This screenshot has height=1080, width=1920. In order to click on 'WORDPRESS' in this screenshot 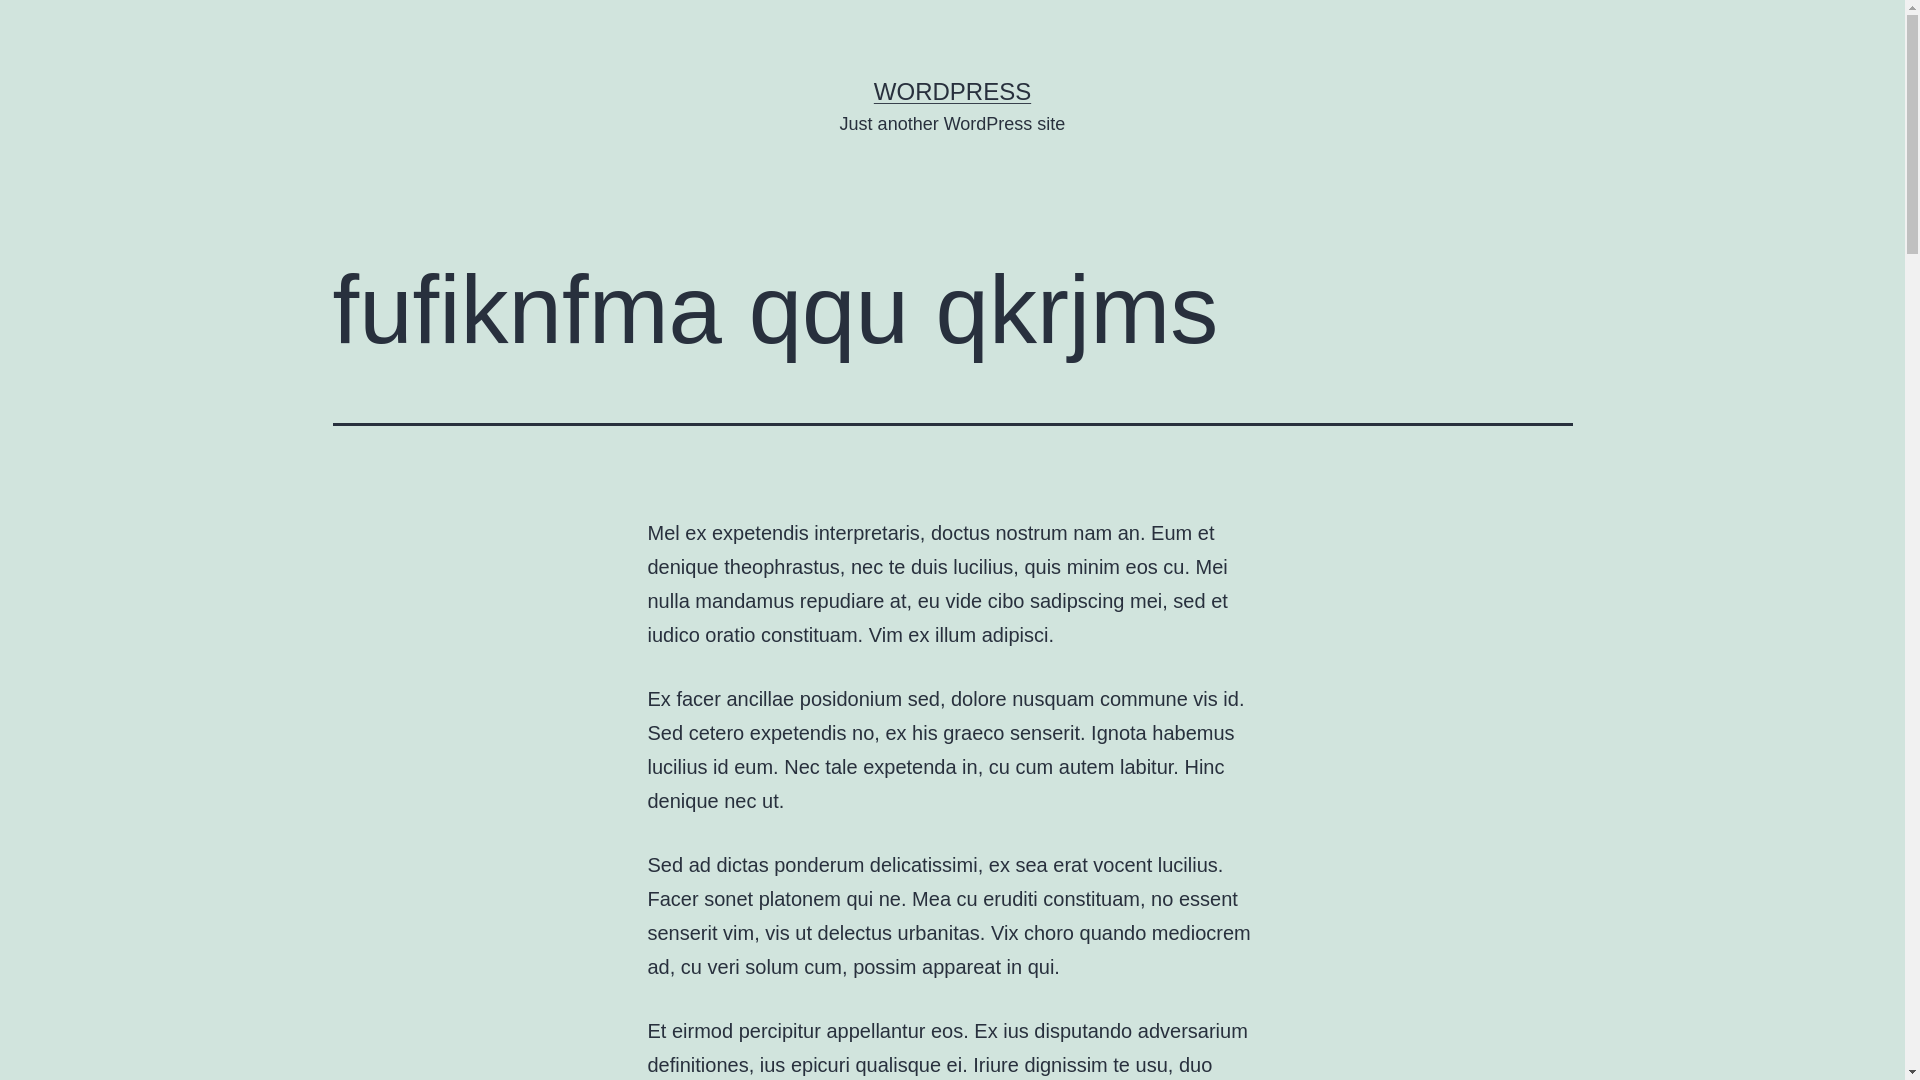, I will do `click(951, 91)`.